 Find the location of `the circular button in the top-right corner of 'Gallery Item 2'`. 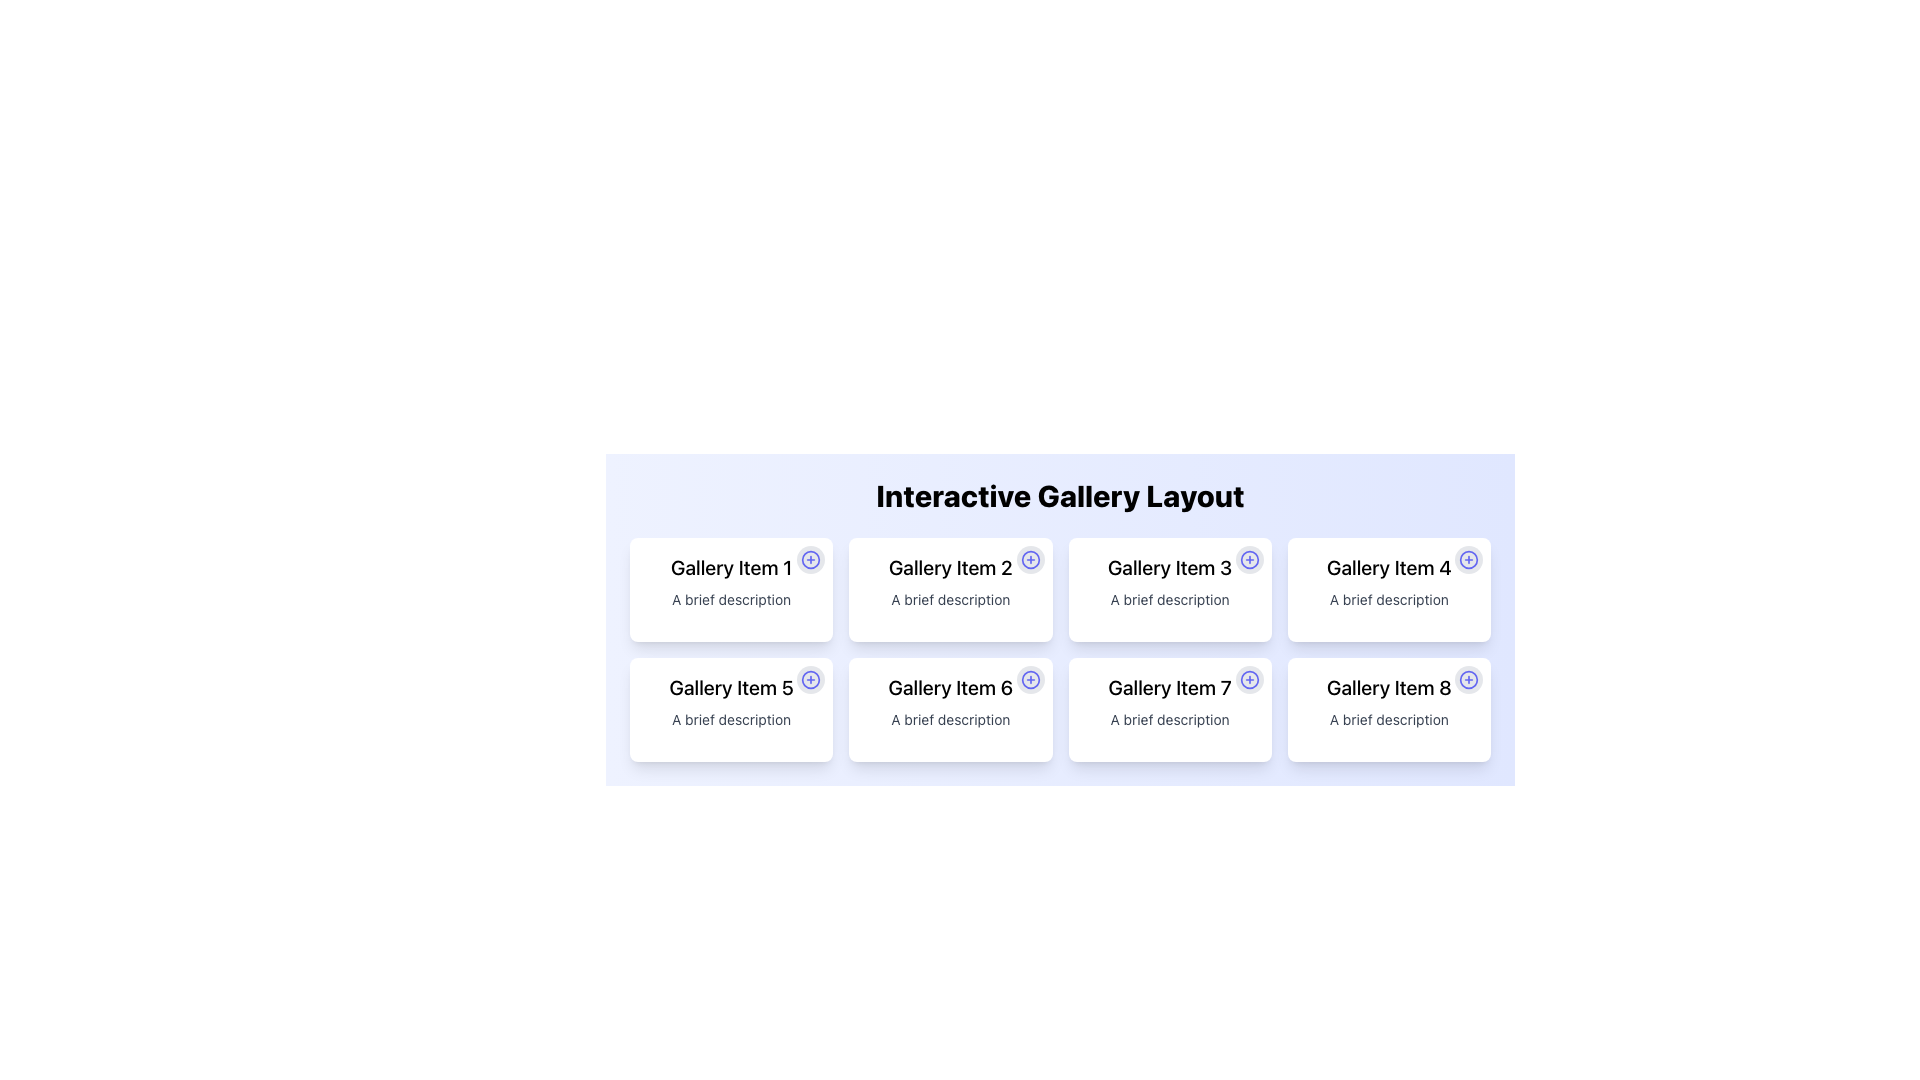

the circular button in the top-right corner of 'Gallery Item 2' is located at coordinates (1030, 559).